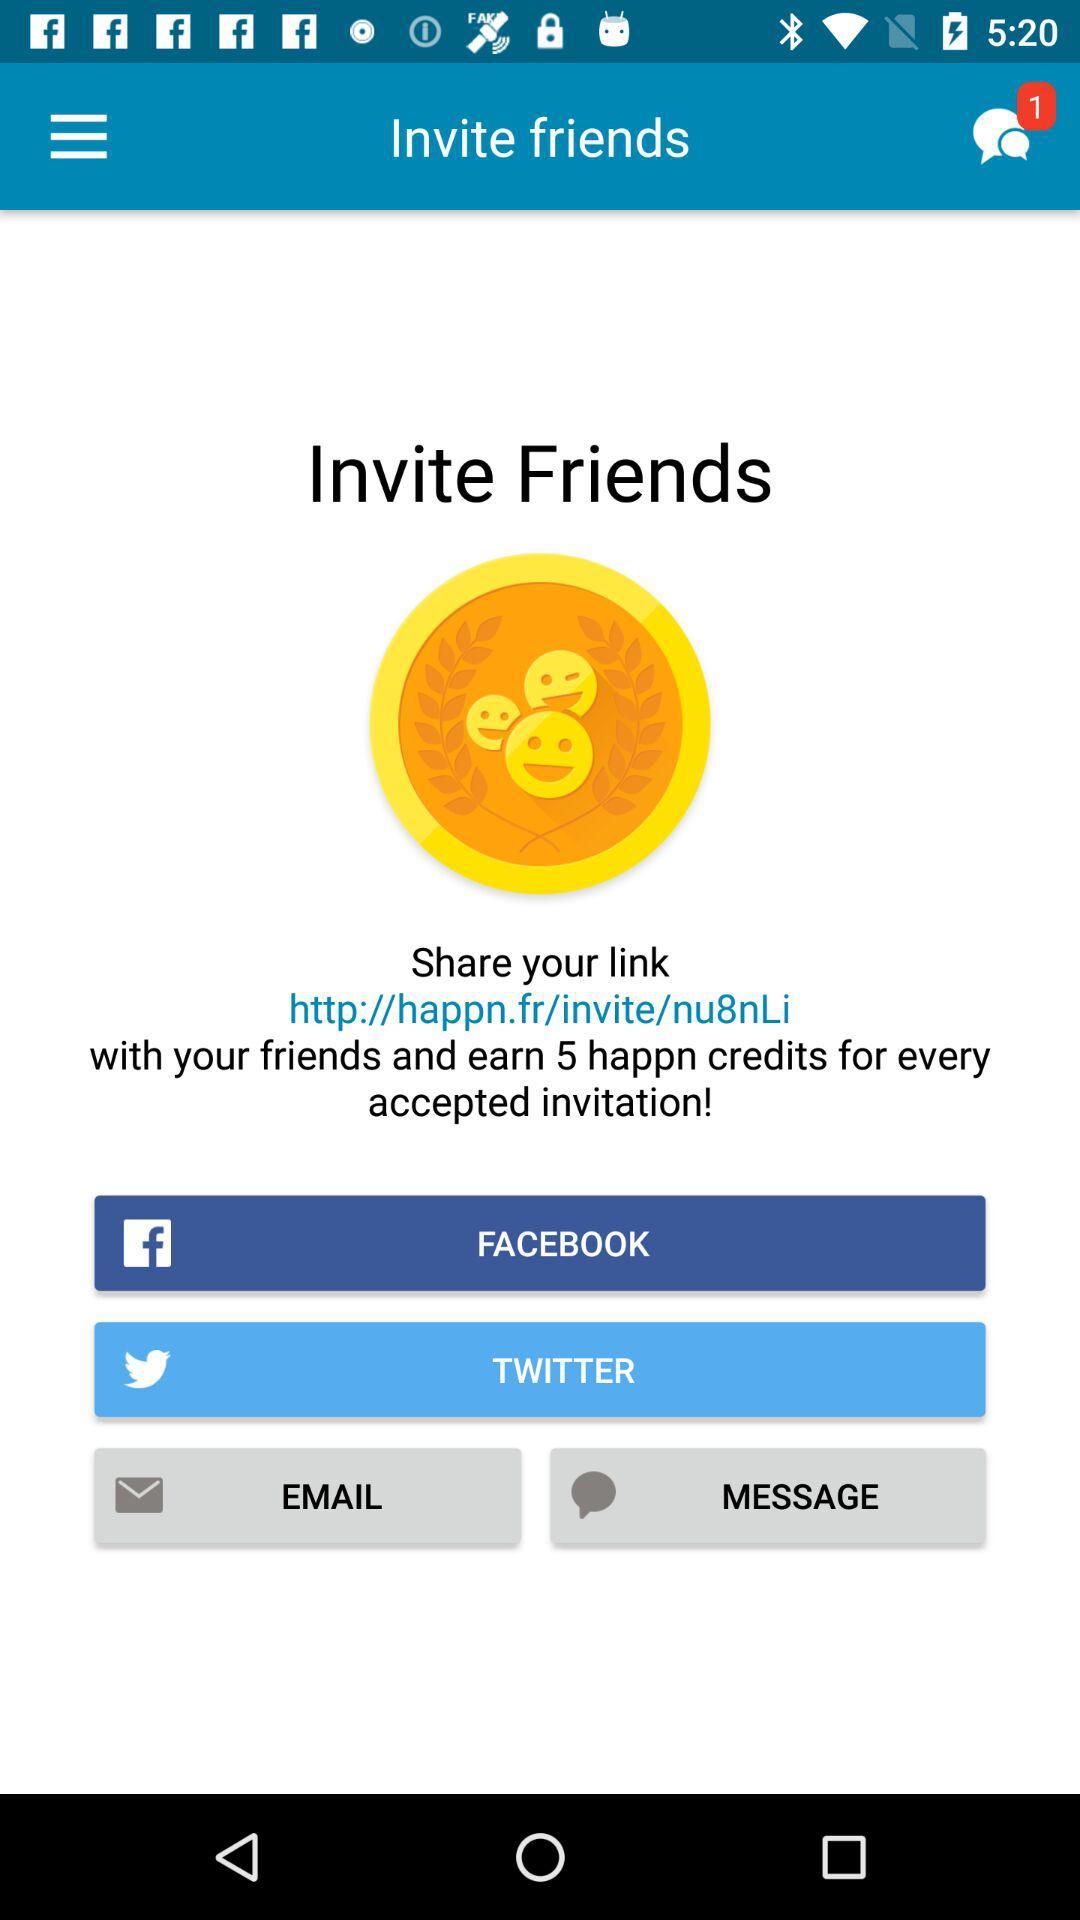  What do you see at coordinates (307, 1495) in the screenshot?
I see `the item to the left of the message item` at bounding box center [307, 1495].